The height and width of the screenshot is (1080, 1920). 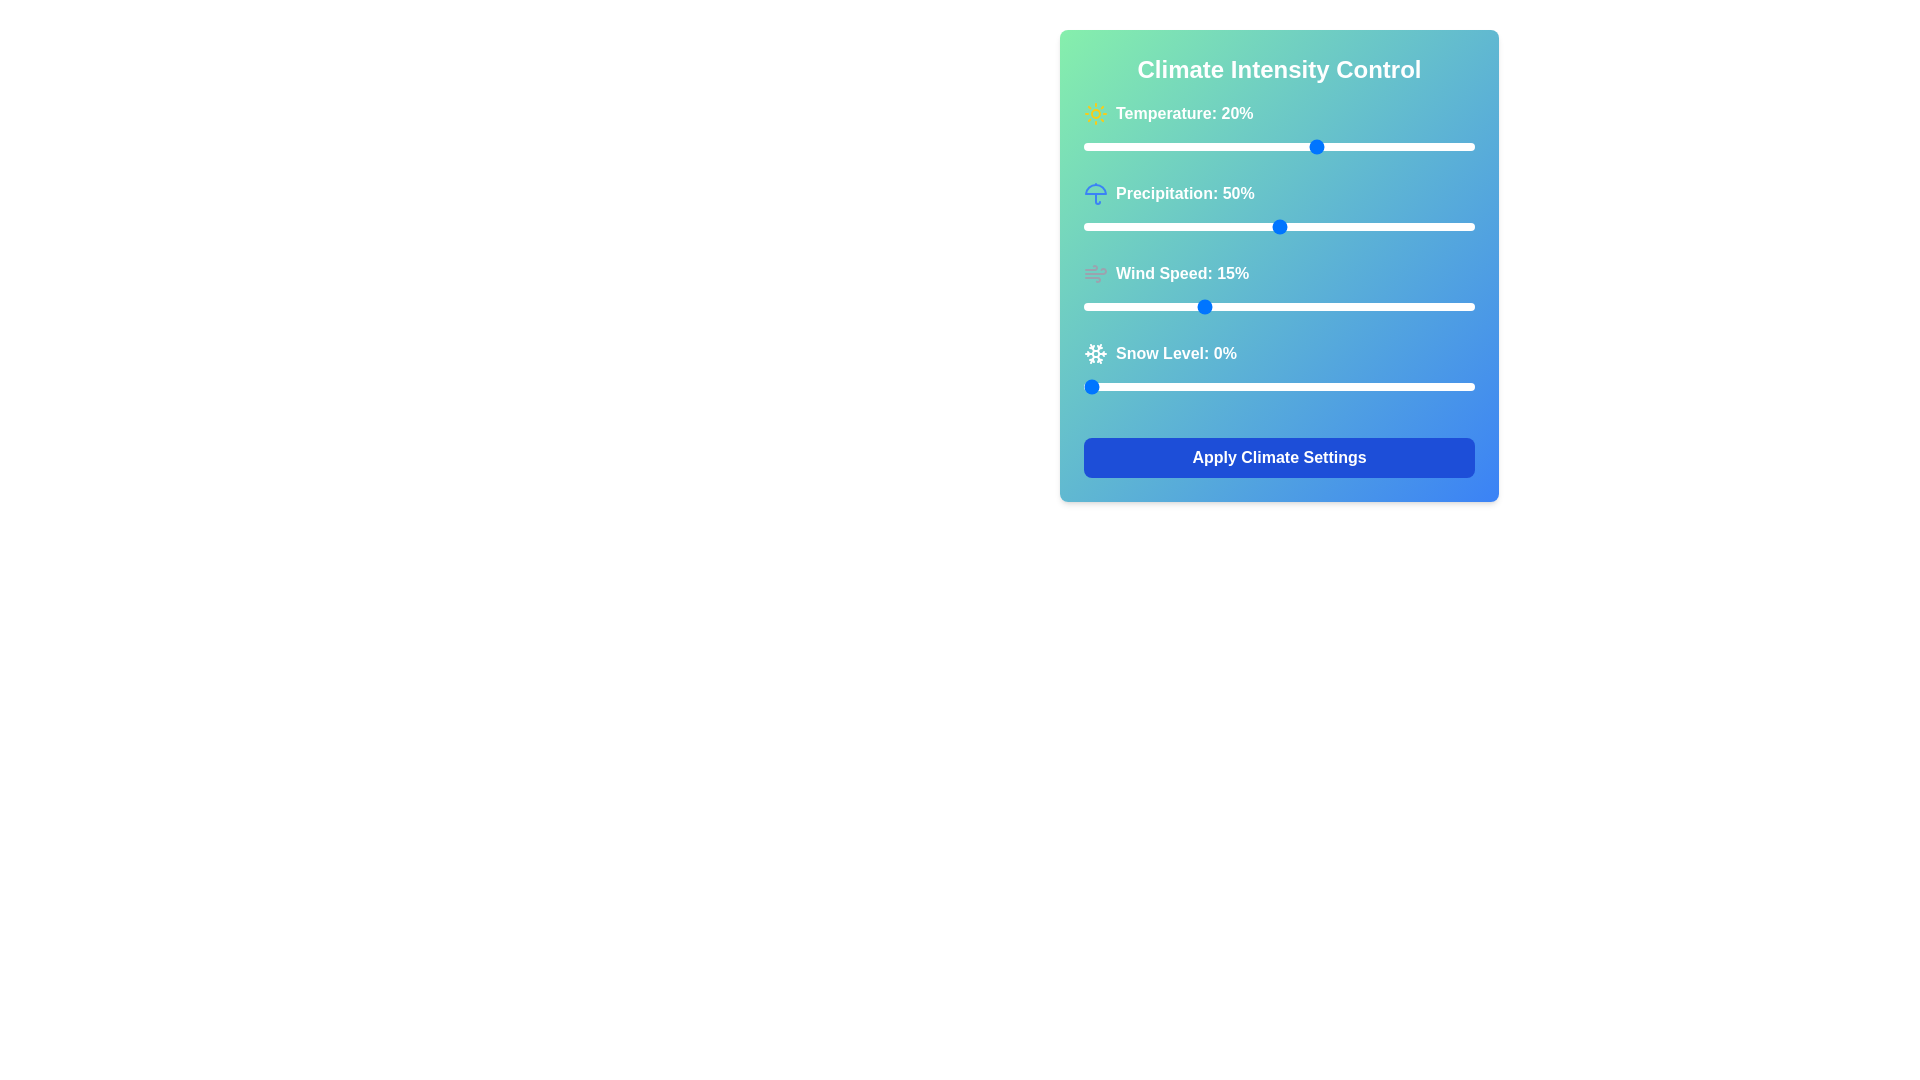 I want to click on the snow level, so click(x=1106, y=386).